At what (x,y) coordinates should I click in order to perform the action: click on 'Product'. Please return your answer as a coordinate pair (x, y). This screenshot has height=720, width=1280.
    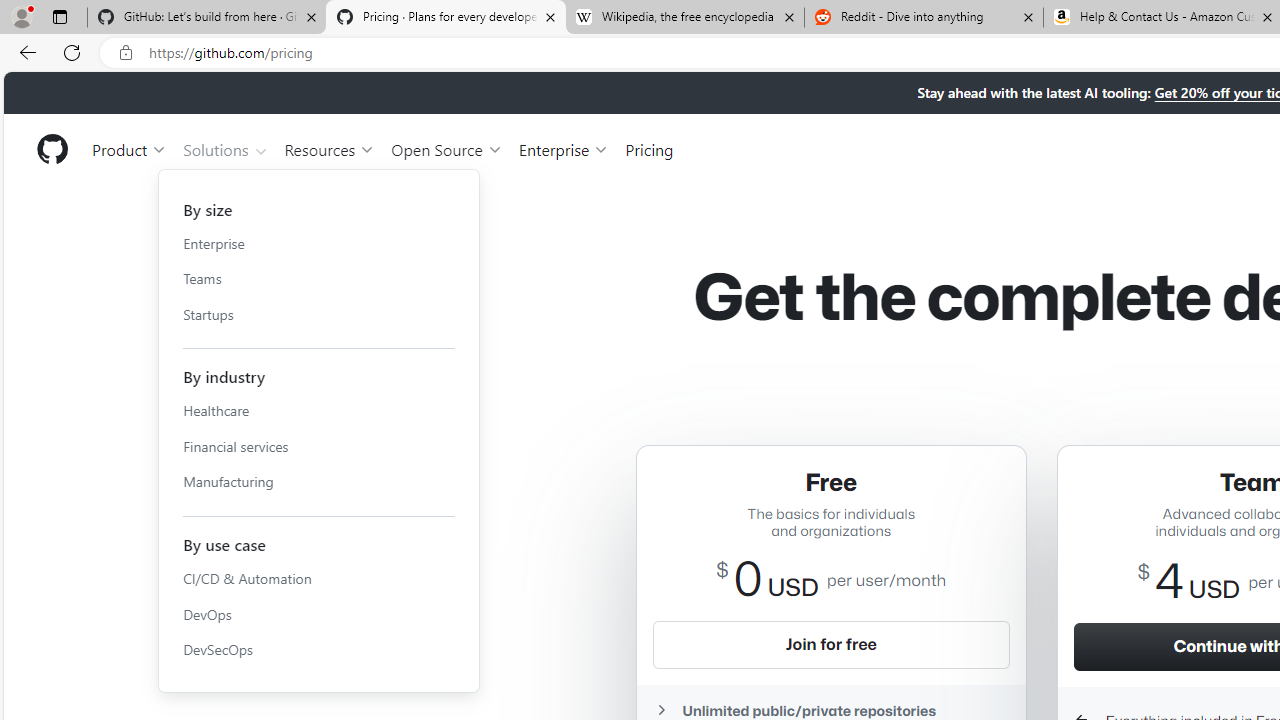
    Looking at the image, I should click on (129, 148).